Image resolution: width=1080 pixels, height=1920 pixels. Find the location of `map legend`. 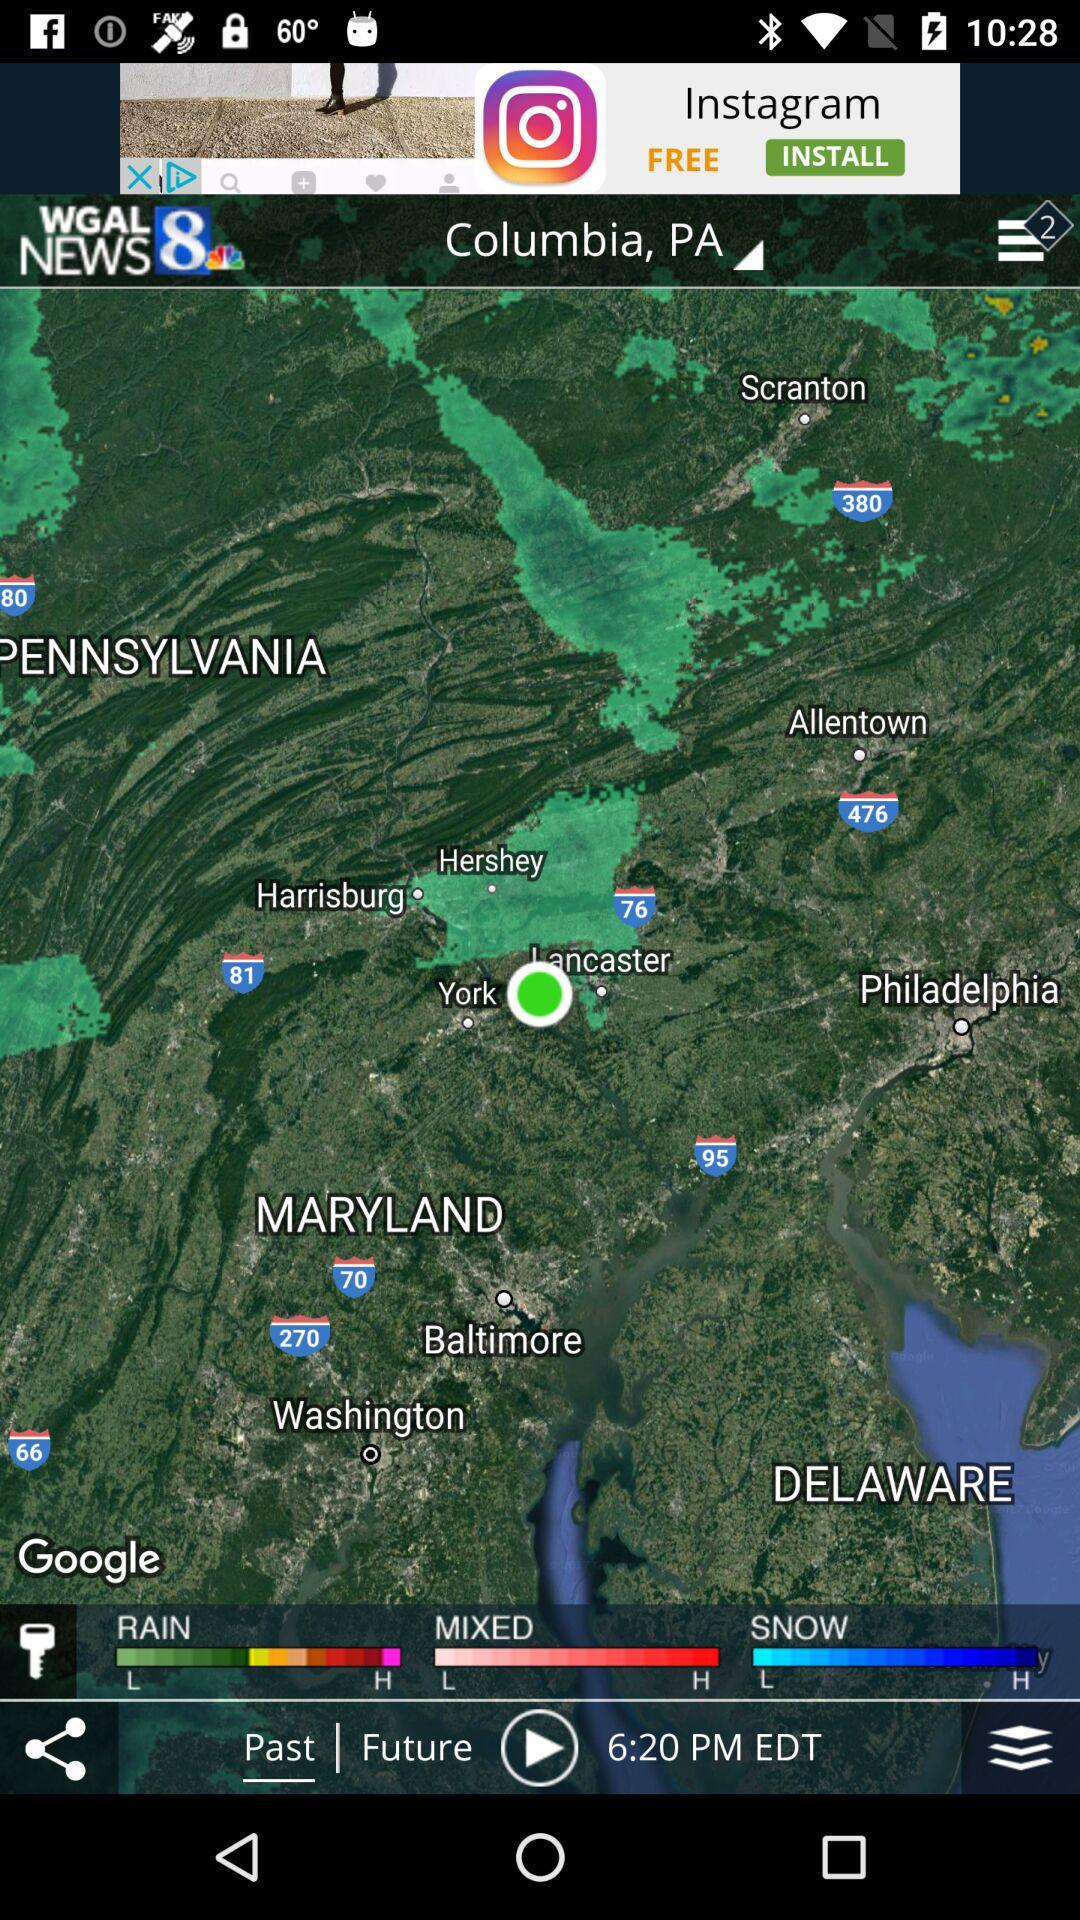

map legend is located at coordinates (38, 1651).